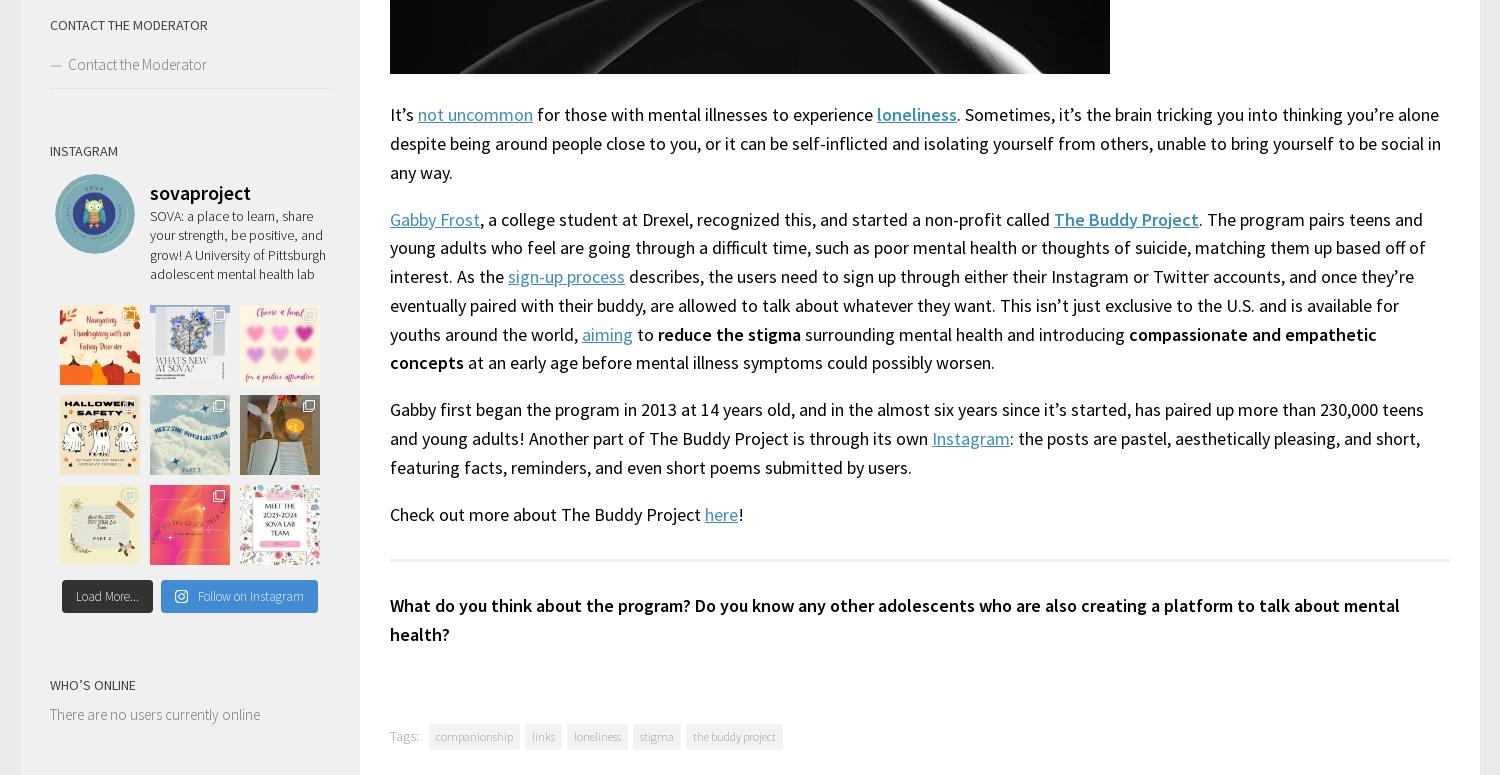 The width and height of the screenshot is (1500, 775). Describe the element at coordinates (720, 512) in the screenshot. I see `'here'` at that location.